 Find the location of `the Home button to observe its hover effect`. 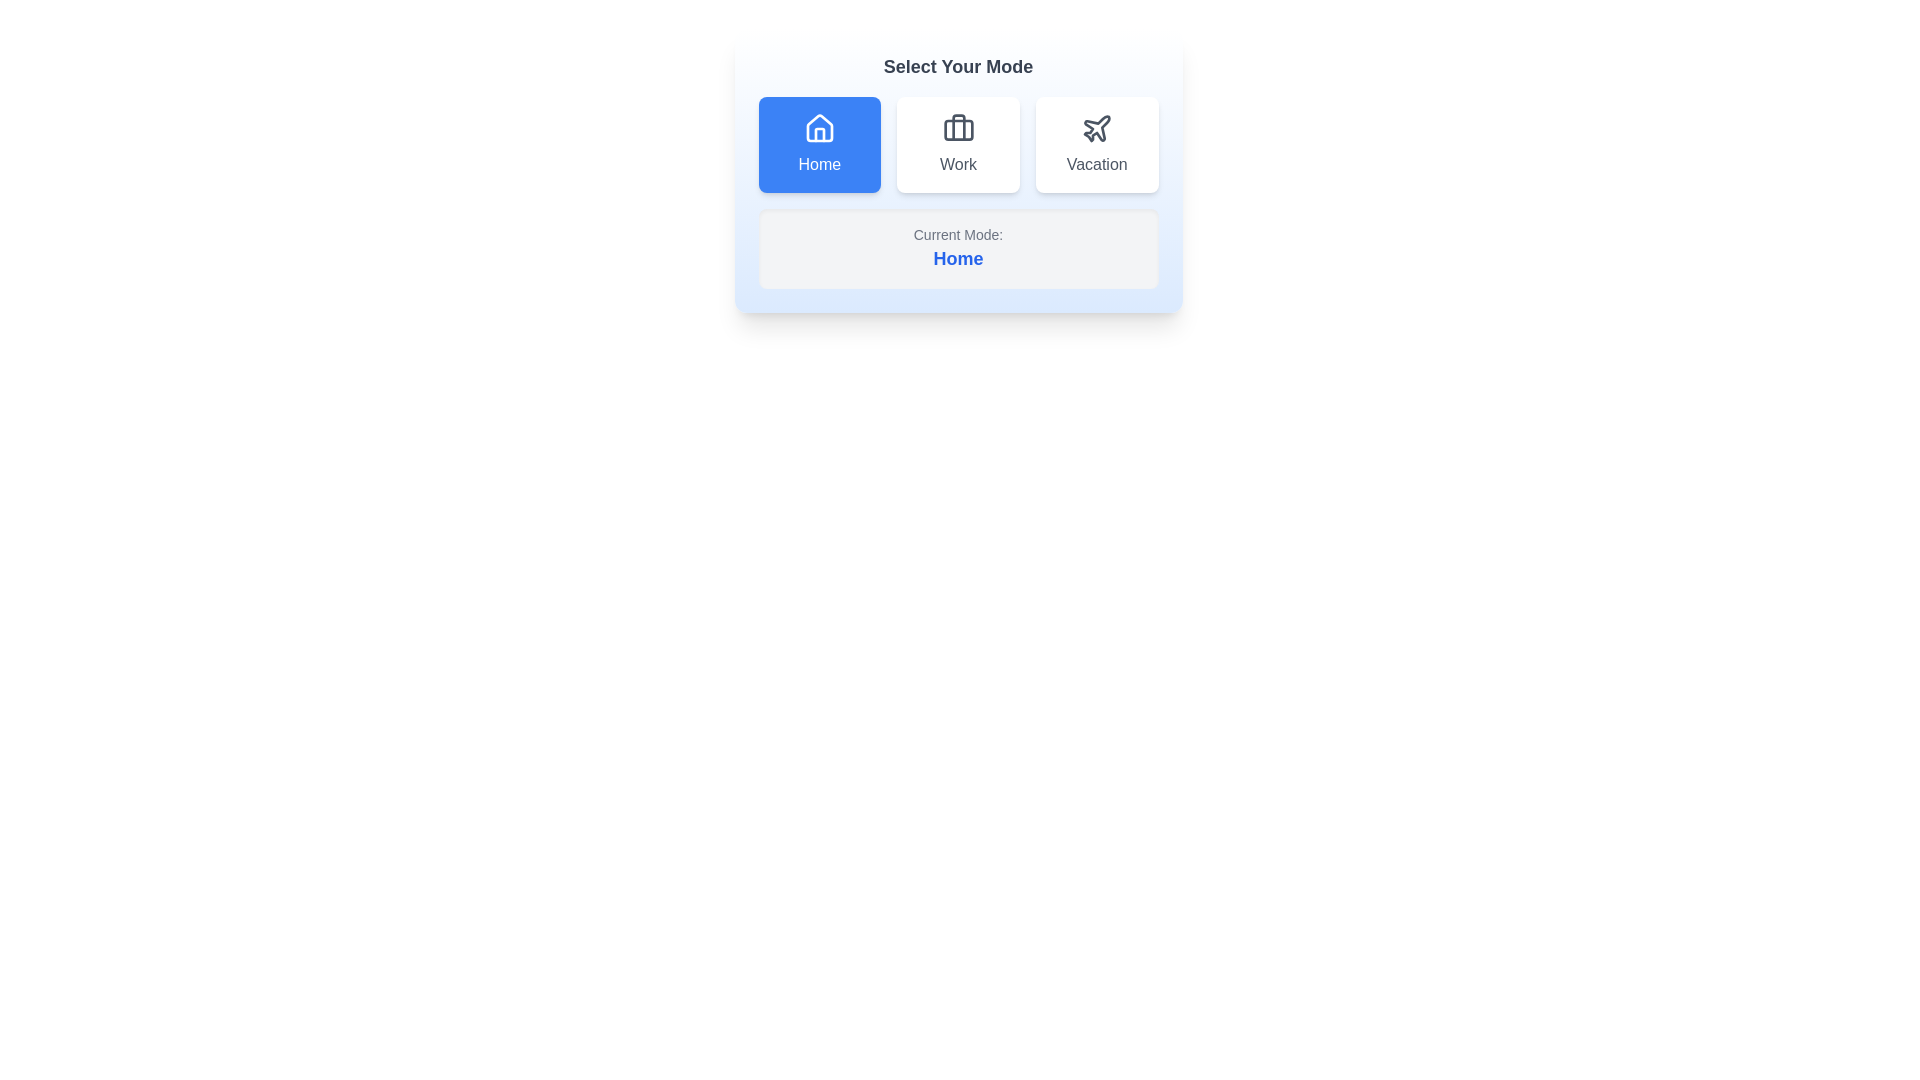

the Home button to observe its hover effect is located at coordinates (819, 144).